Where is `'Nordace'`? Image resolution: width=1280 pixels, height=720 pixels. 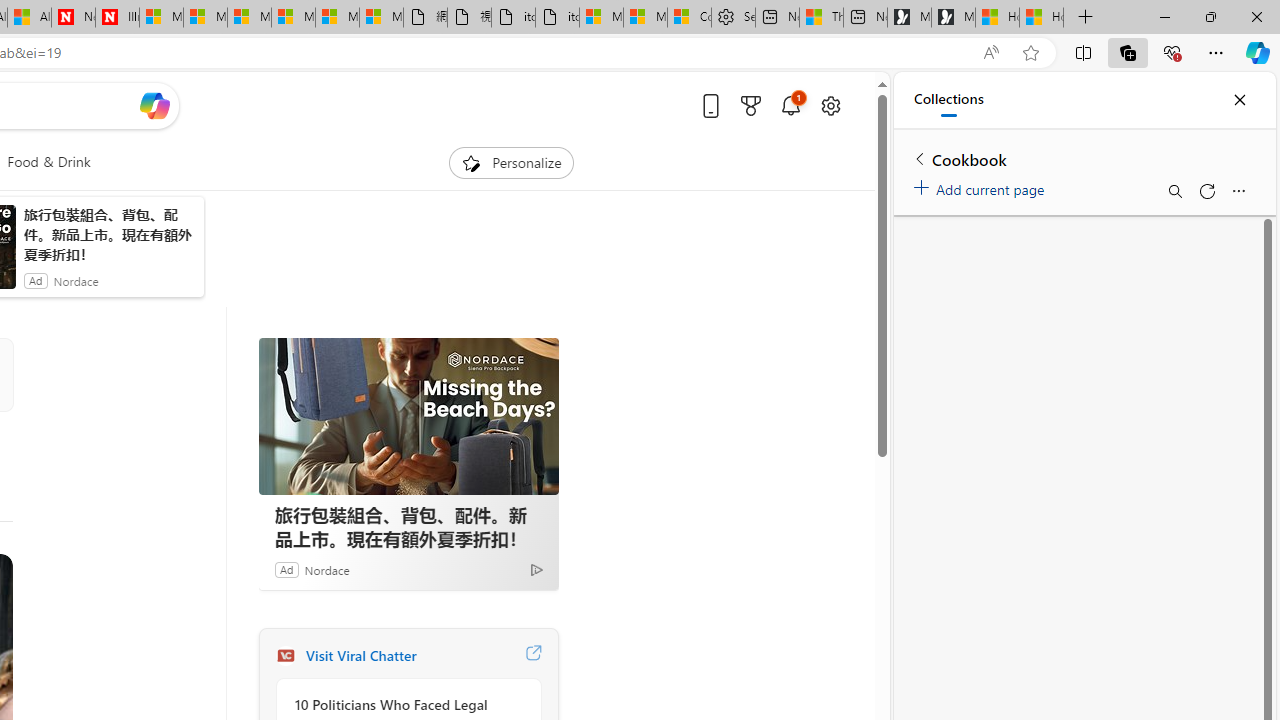
'Nordace' is located at coordinates (327, 569).